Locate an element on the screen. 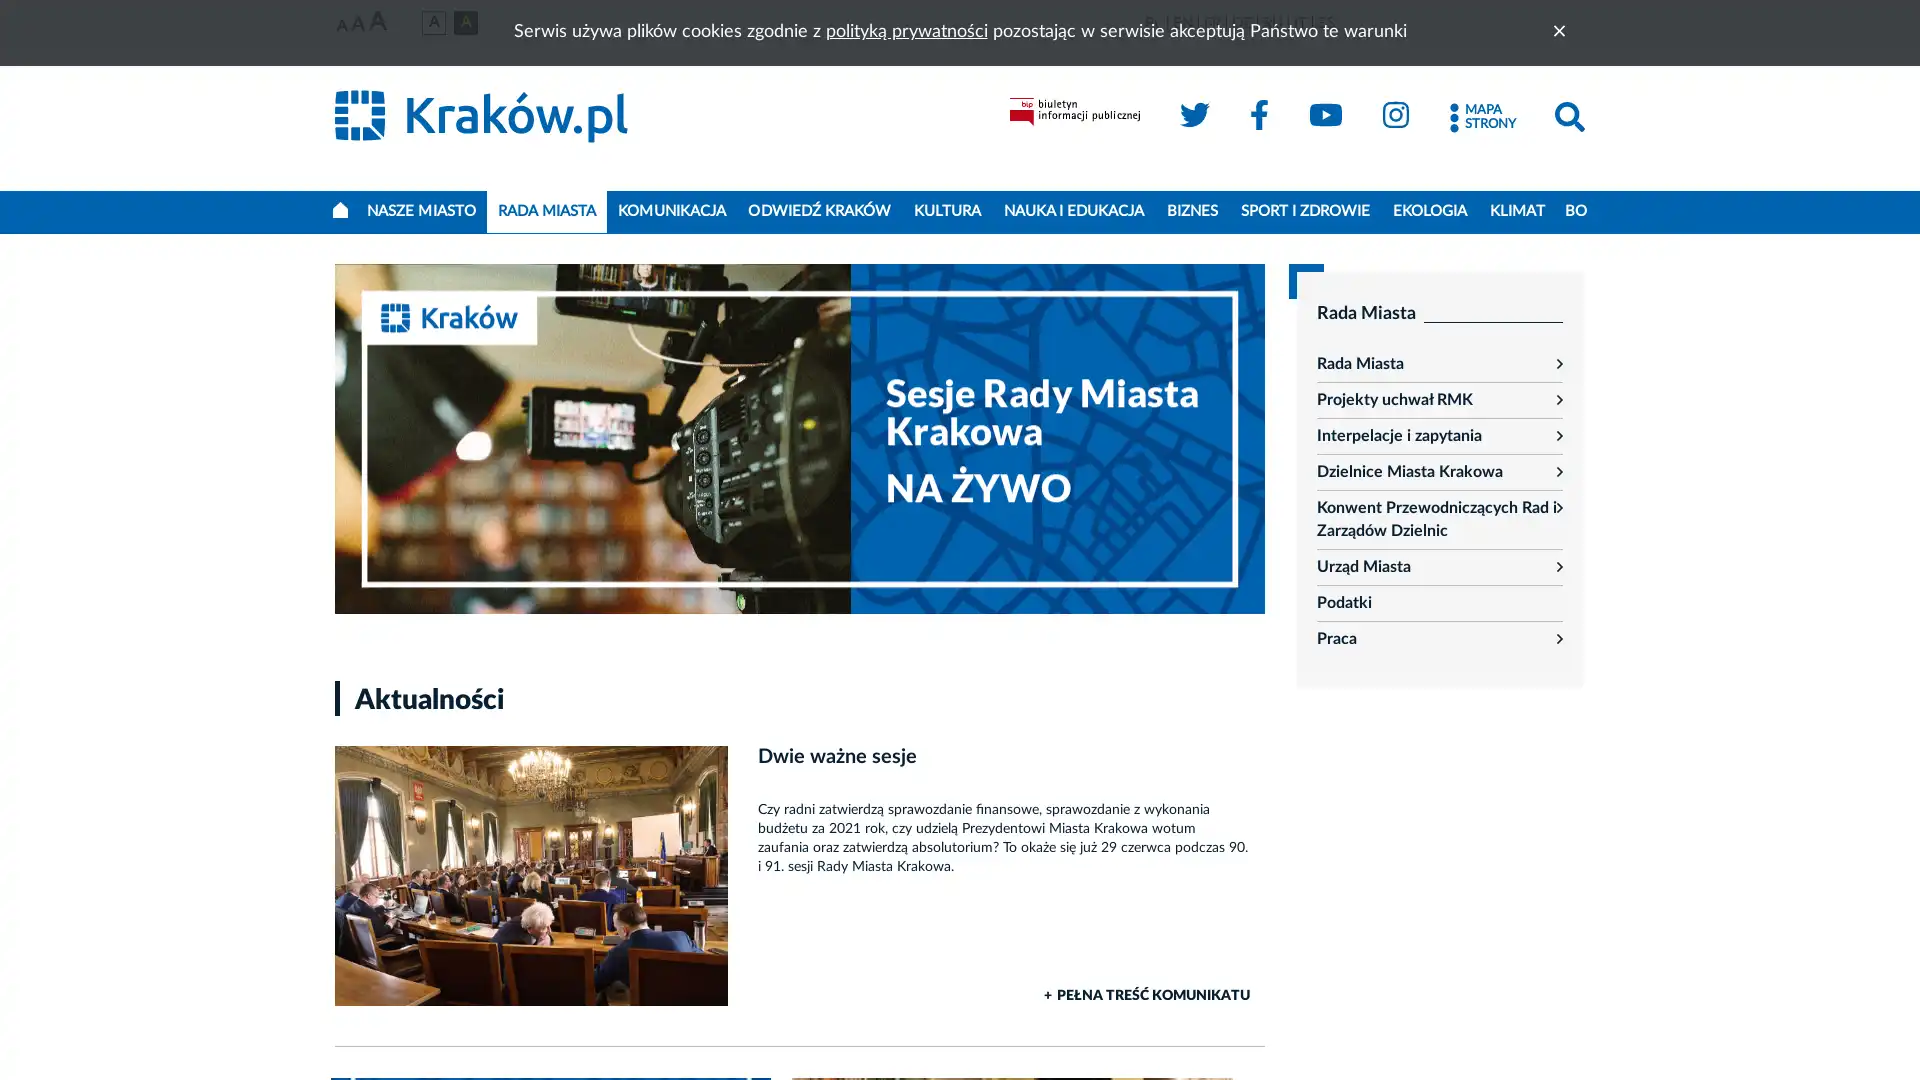  Wersja czarno-zota is located at coordinates (464, 22).